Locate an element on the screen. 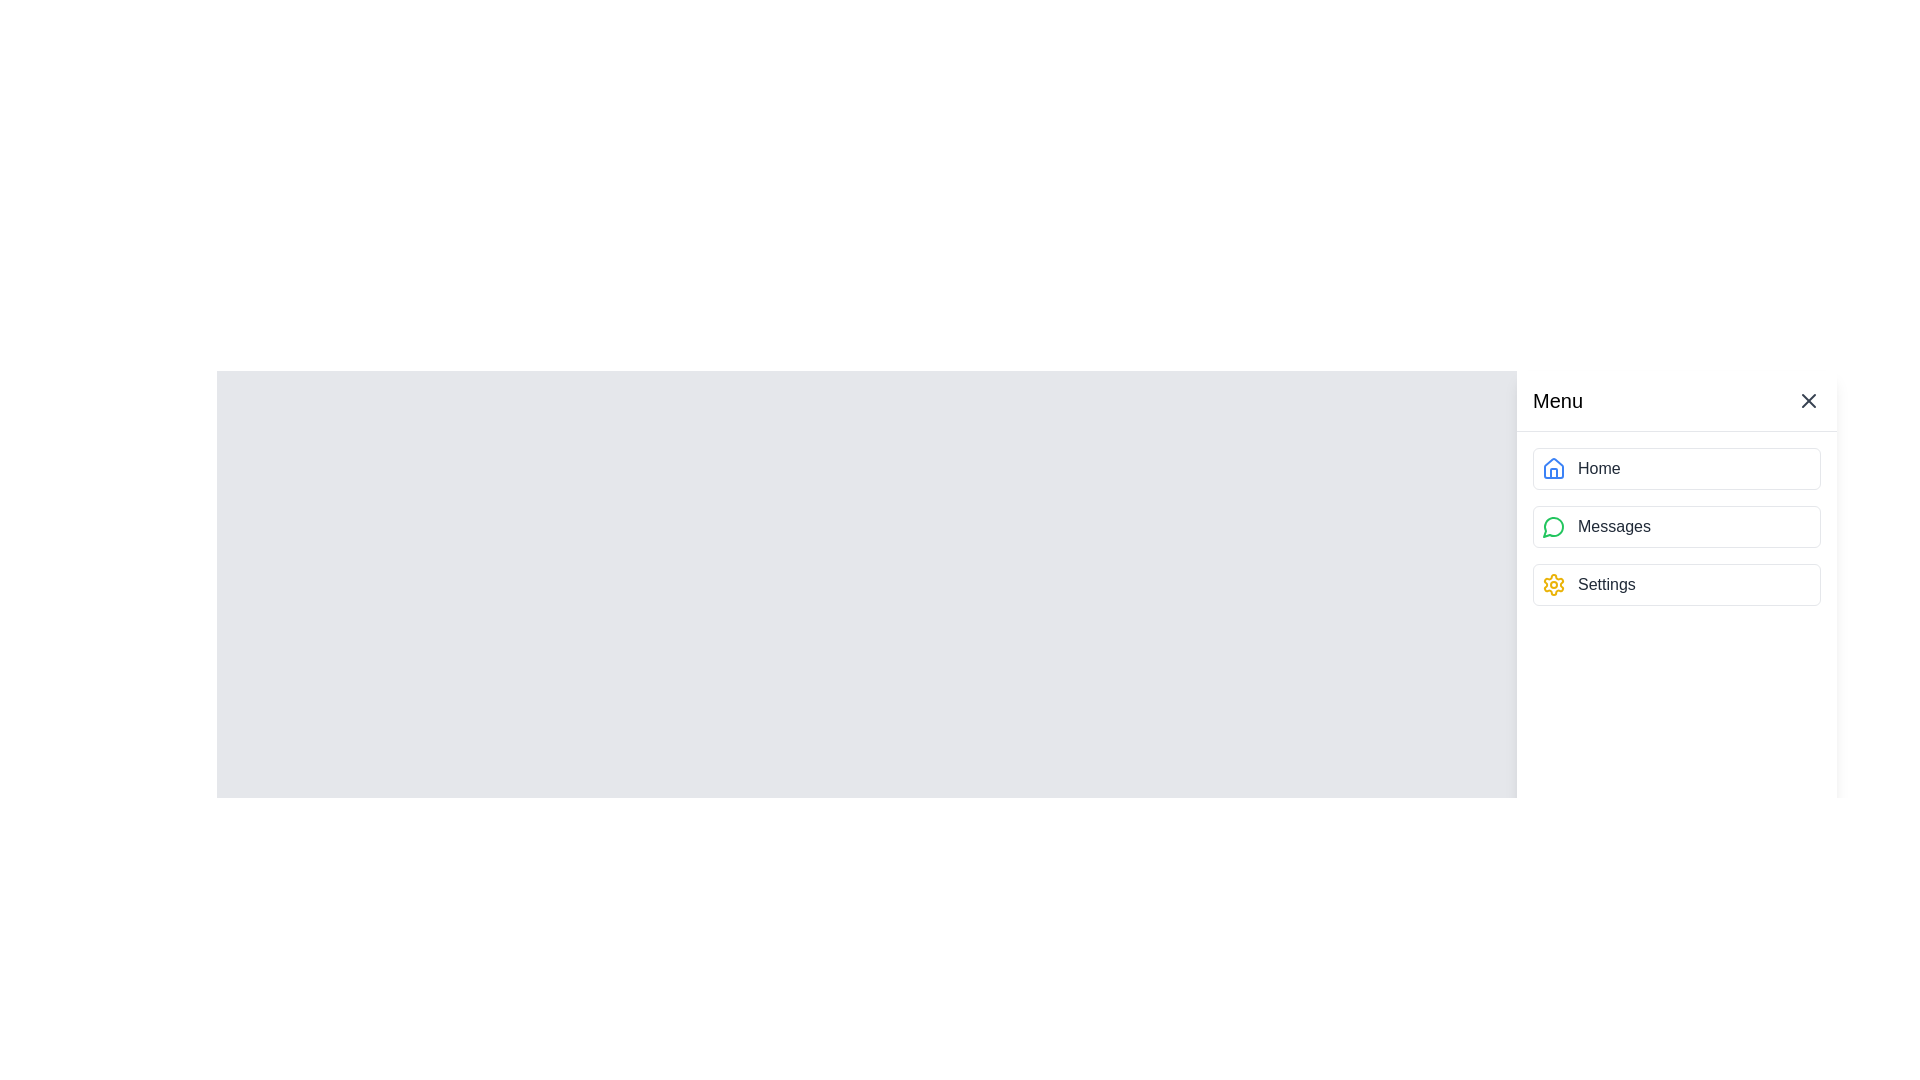 The width and height of the screenshot is (1920, 1080). the 'Home' menu icon located on the right side of the interface, adjacent to the 'Home' text label is located at coordinates (1553, 469).